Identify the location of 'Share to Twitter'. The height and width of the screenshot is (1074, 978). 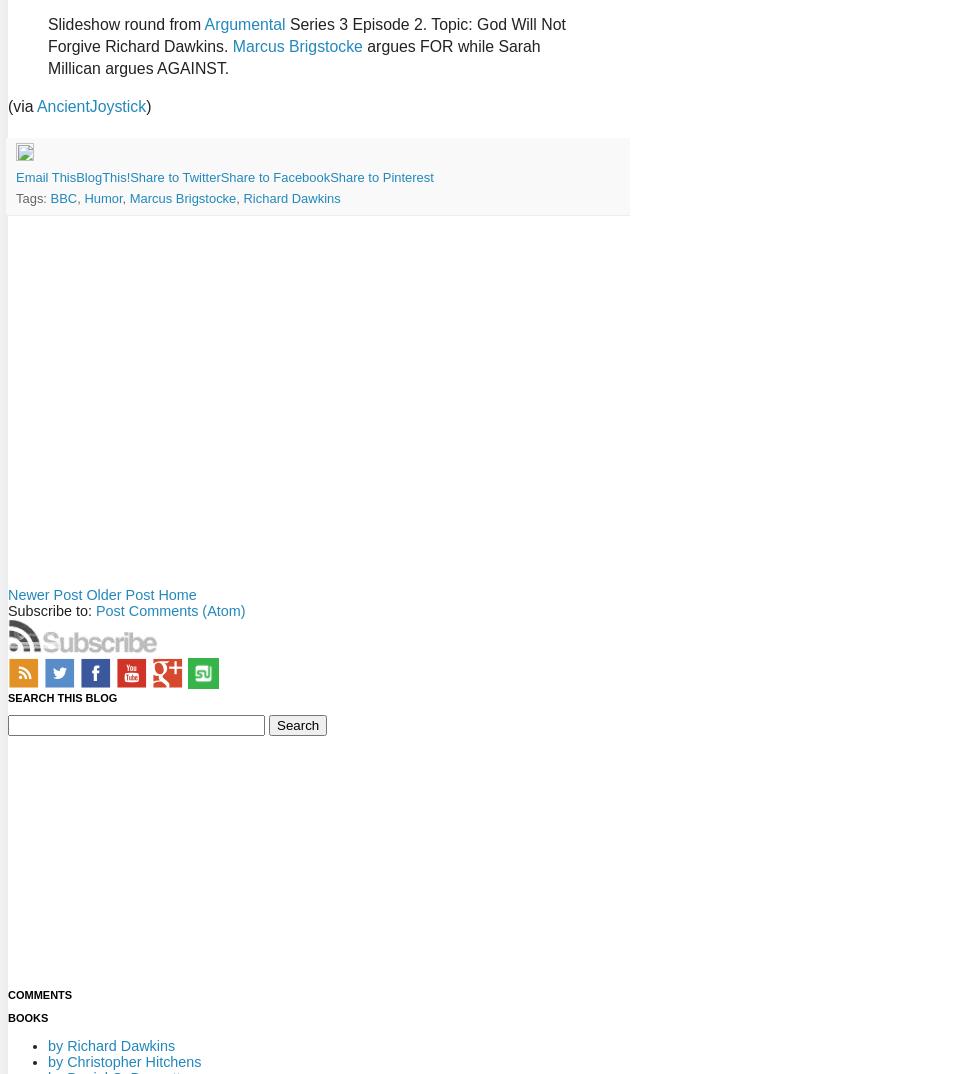
(174, 177).